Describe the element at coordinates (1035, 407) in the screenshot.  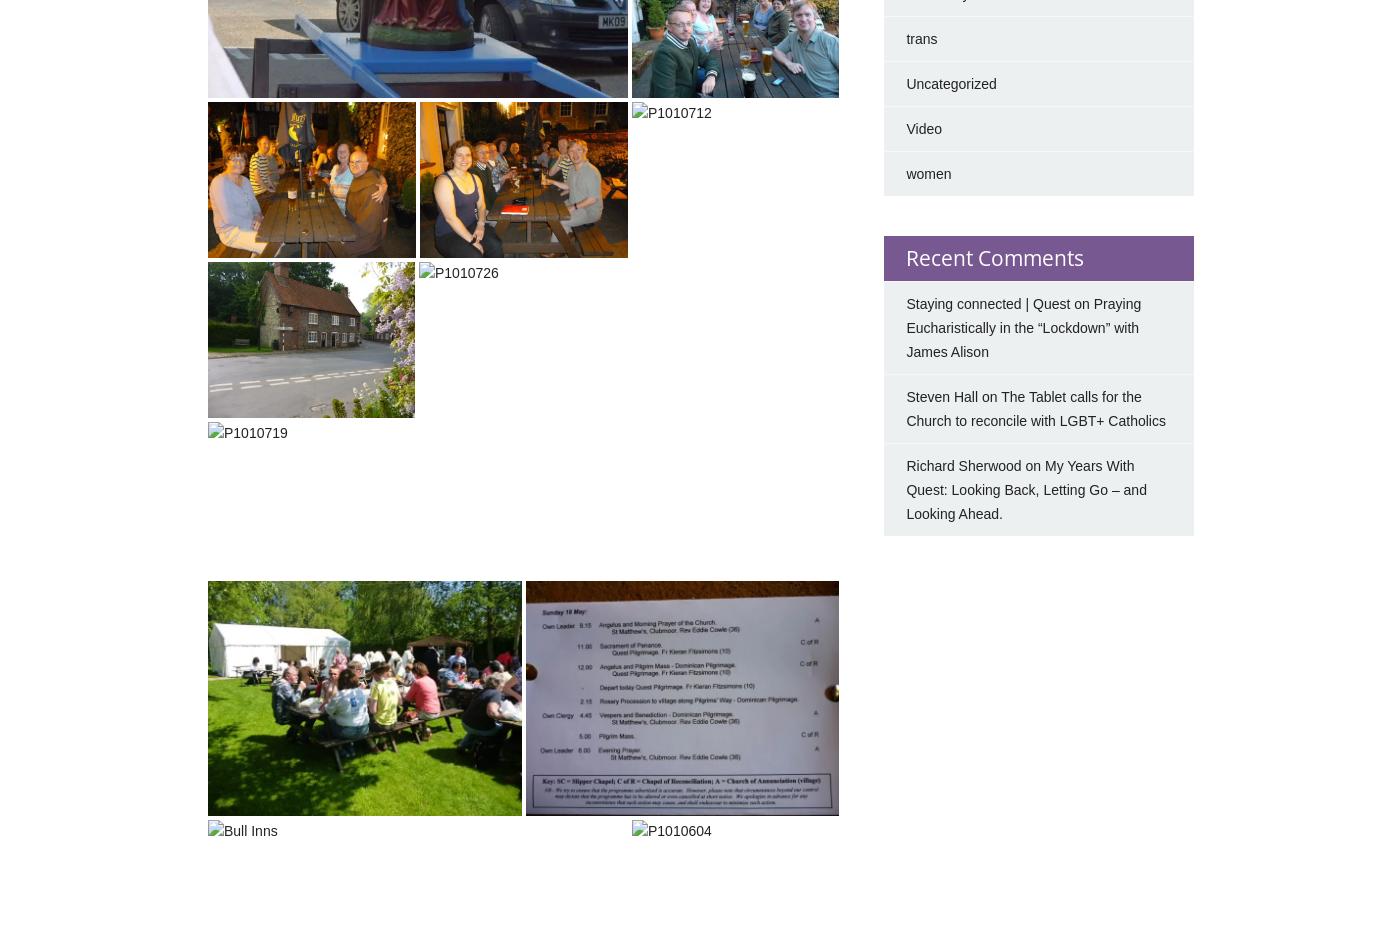
I see `'The Tablet calls for the Church to reconcile with LGBT+ Catholics'` at that location.